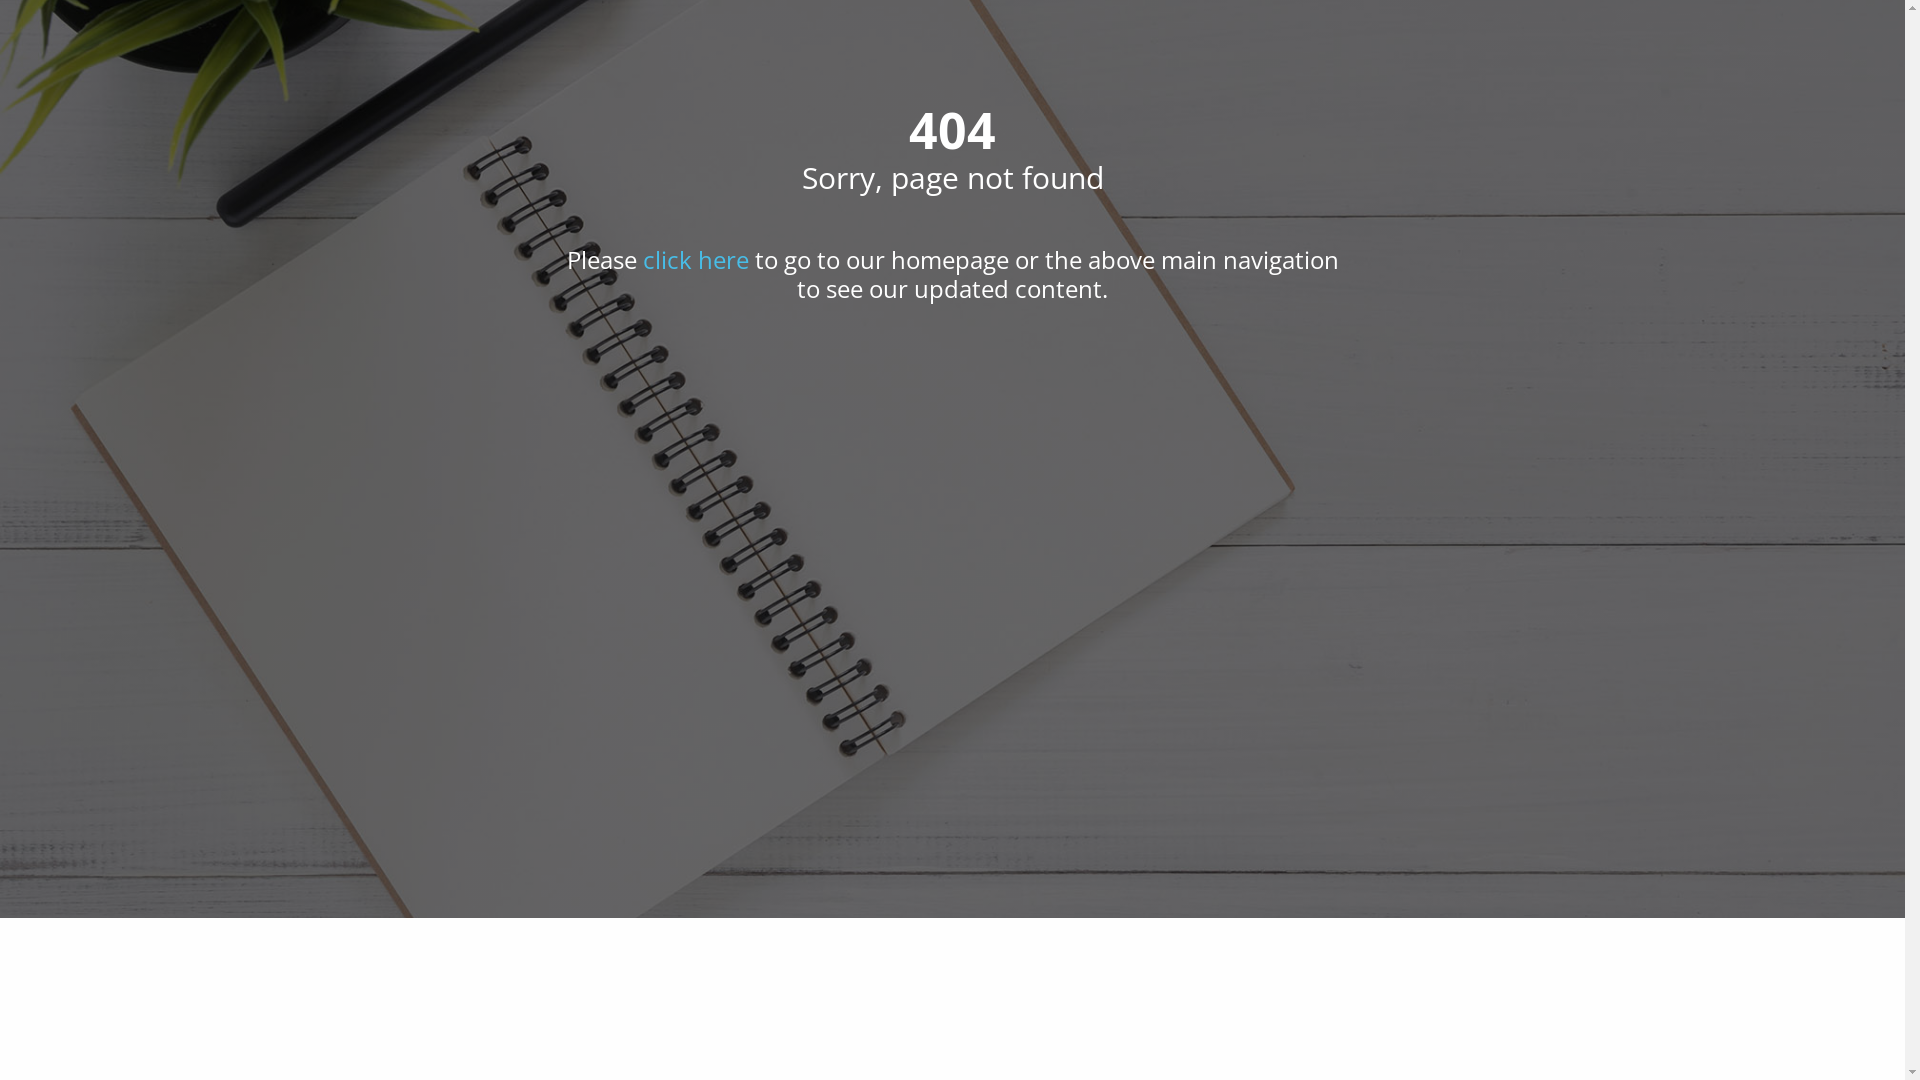  Describe the element at coordinates (642, 258) in the screenshot. I see `'click here'` at that location.